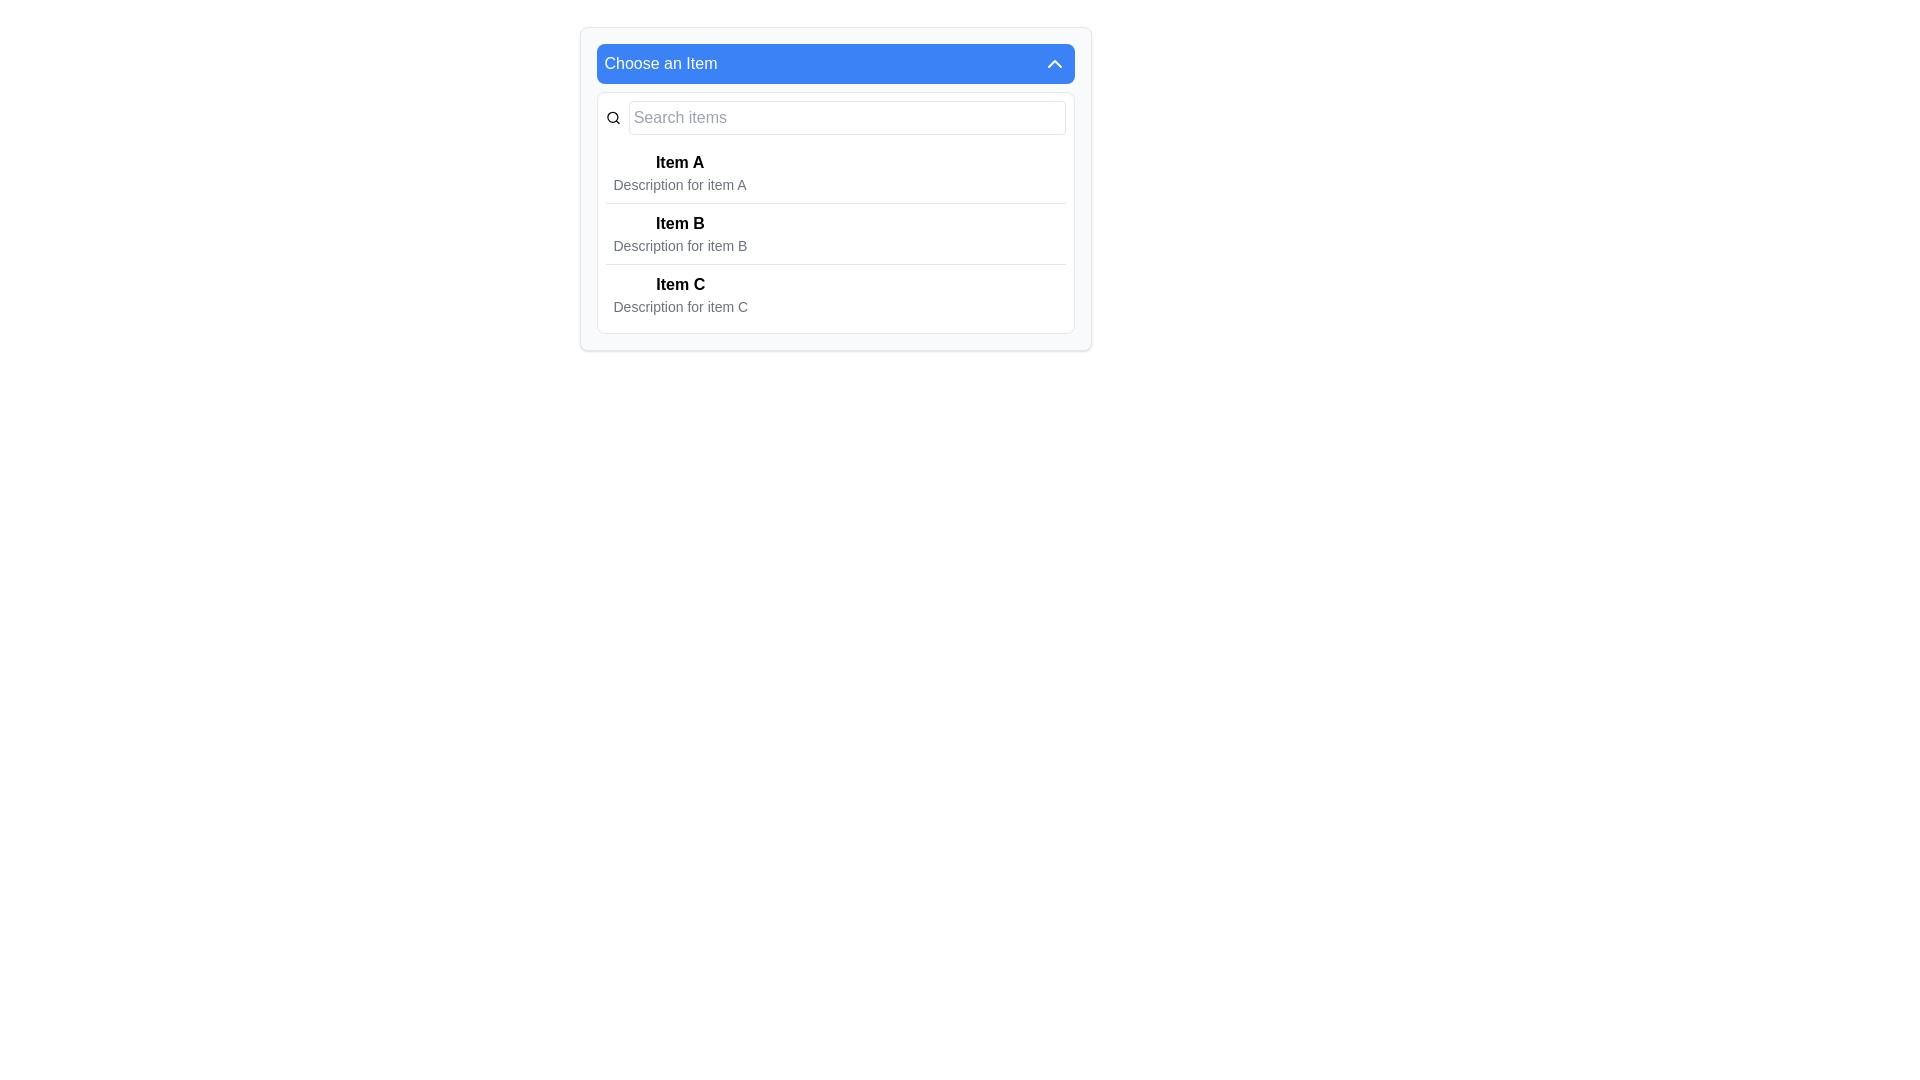 This screenshot has width=1920, height=1080. Describe the element at coordinates (835, 63) in the screenshot. I see `the dropdown toggle button located at the top of the dropdown interface` at that location.